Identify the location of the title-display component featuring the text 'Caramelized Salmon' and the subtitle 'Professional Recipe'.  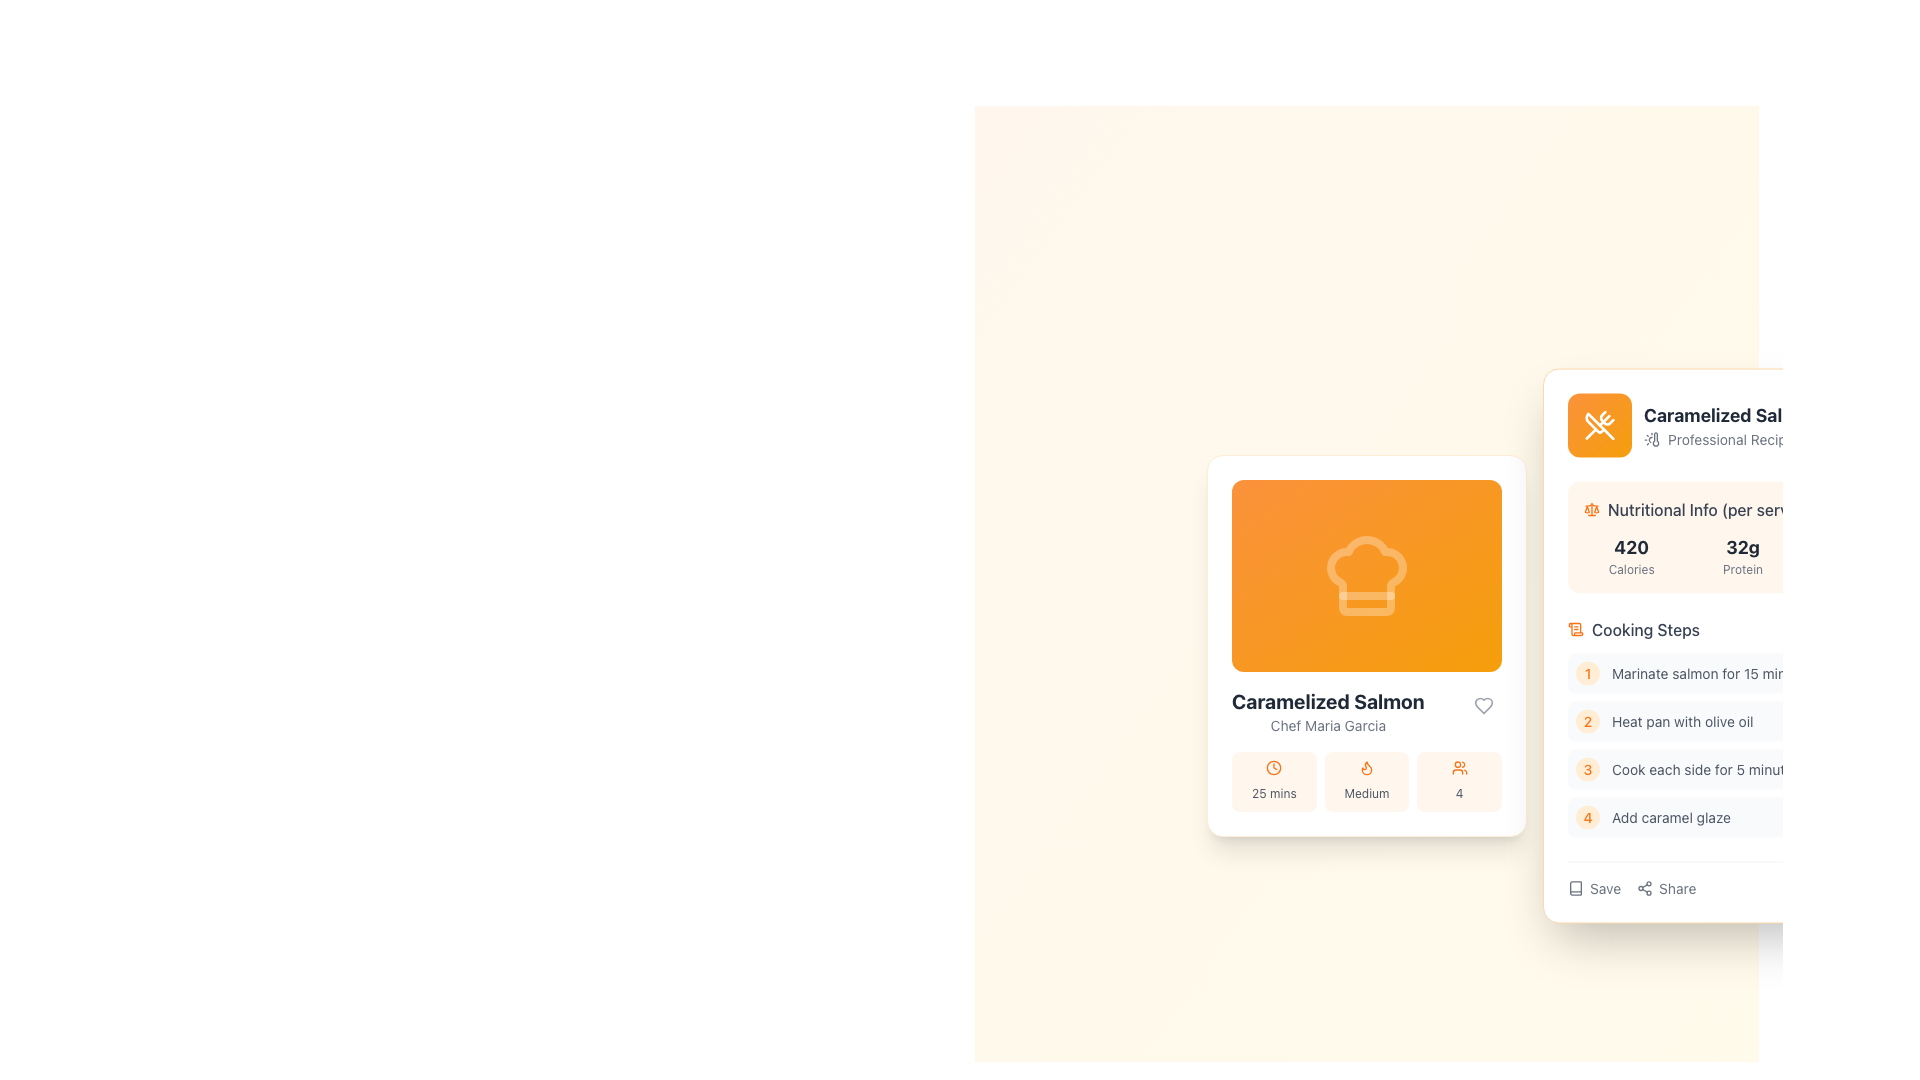
(1741, 423).